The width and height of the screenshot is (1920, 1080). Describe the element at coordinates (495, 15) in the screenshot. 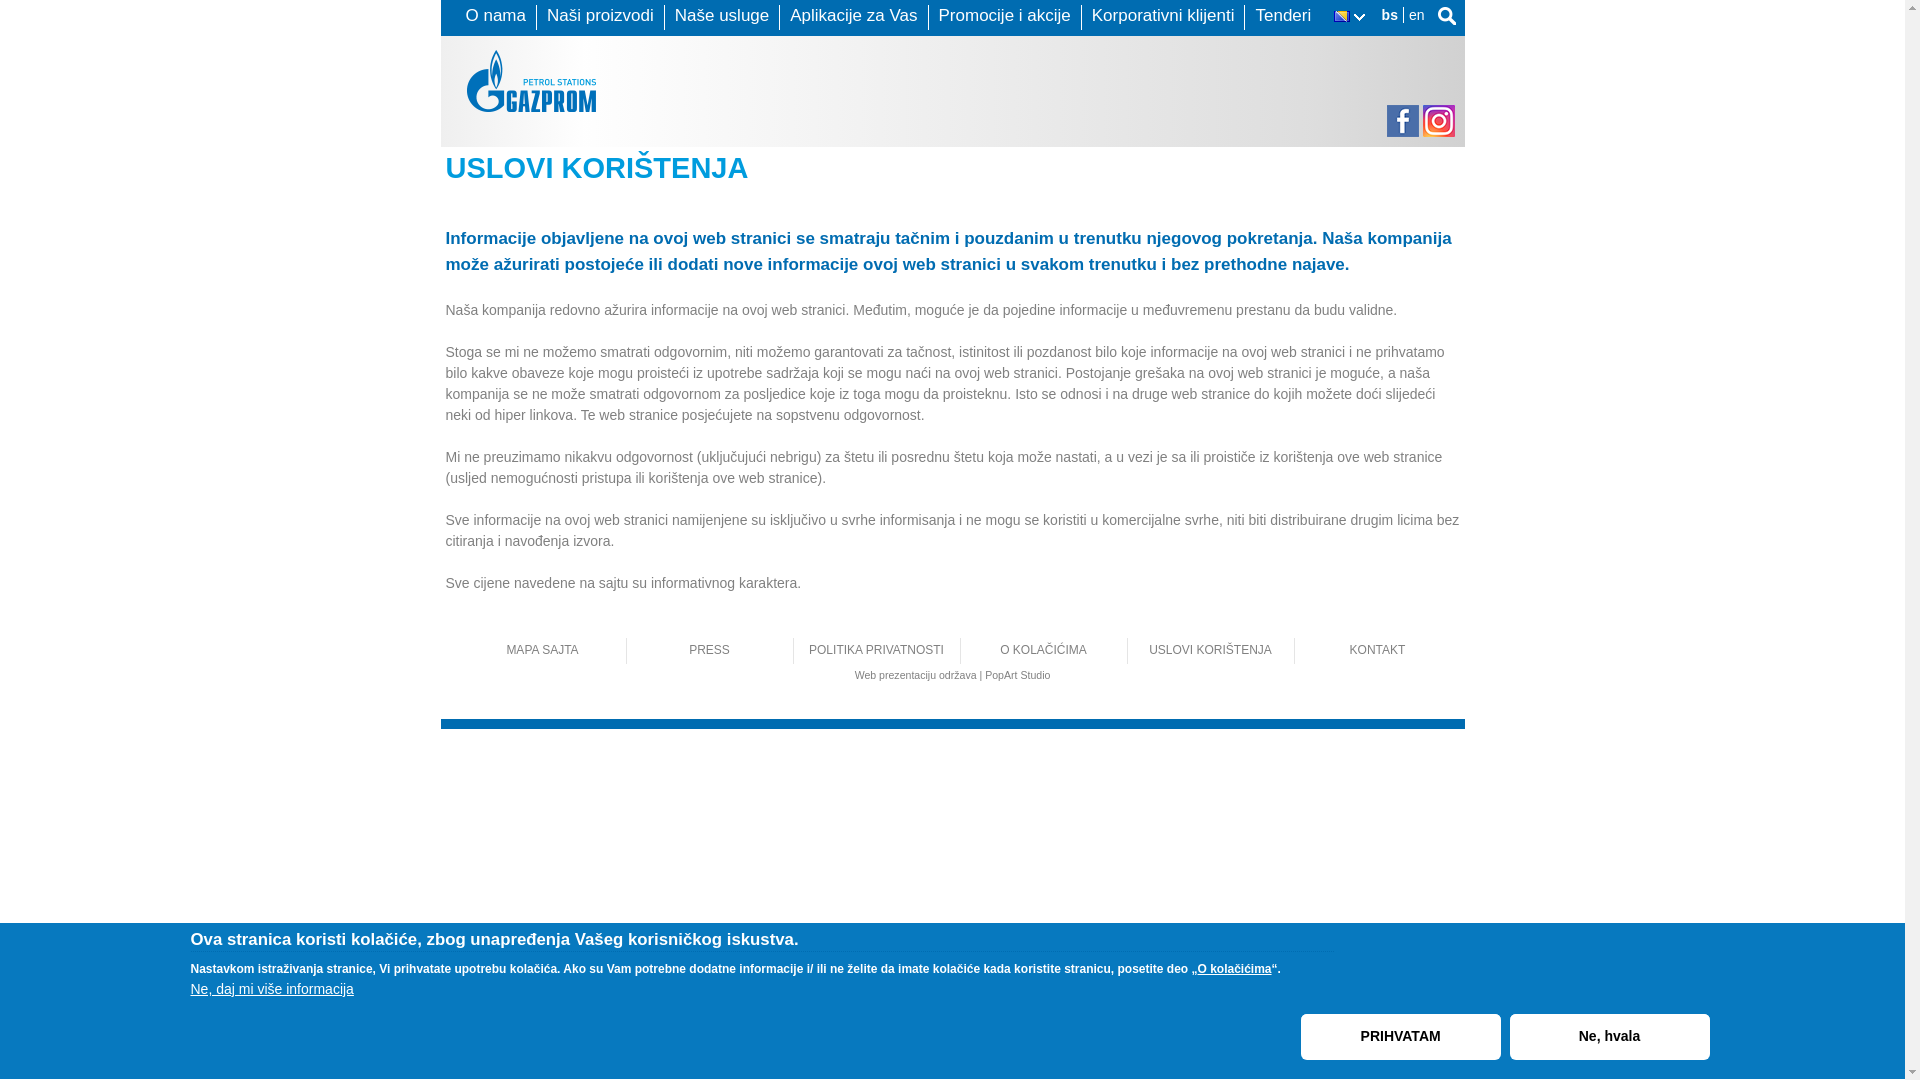

I see `'O nama'` at that location.